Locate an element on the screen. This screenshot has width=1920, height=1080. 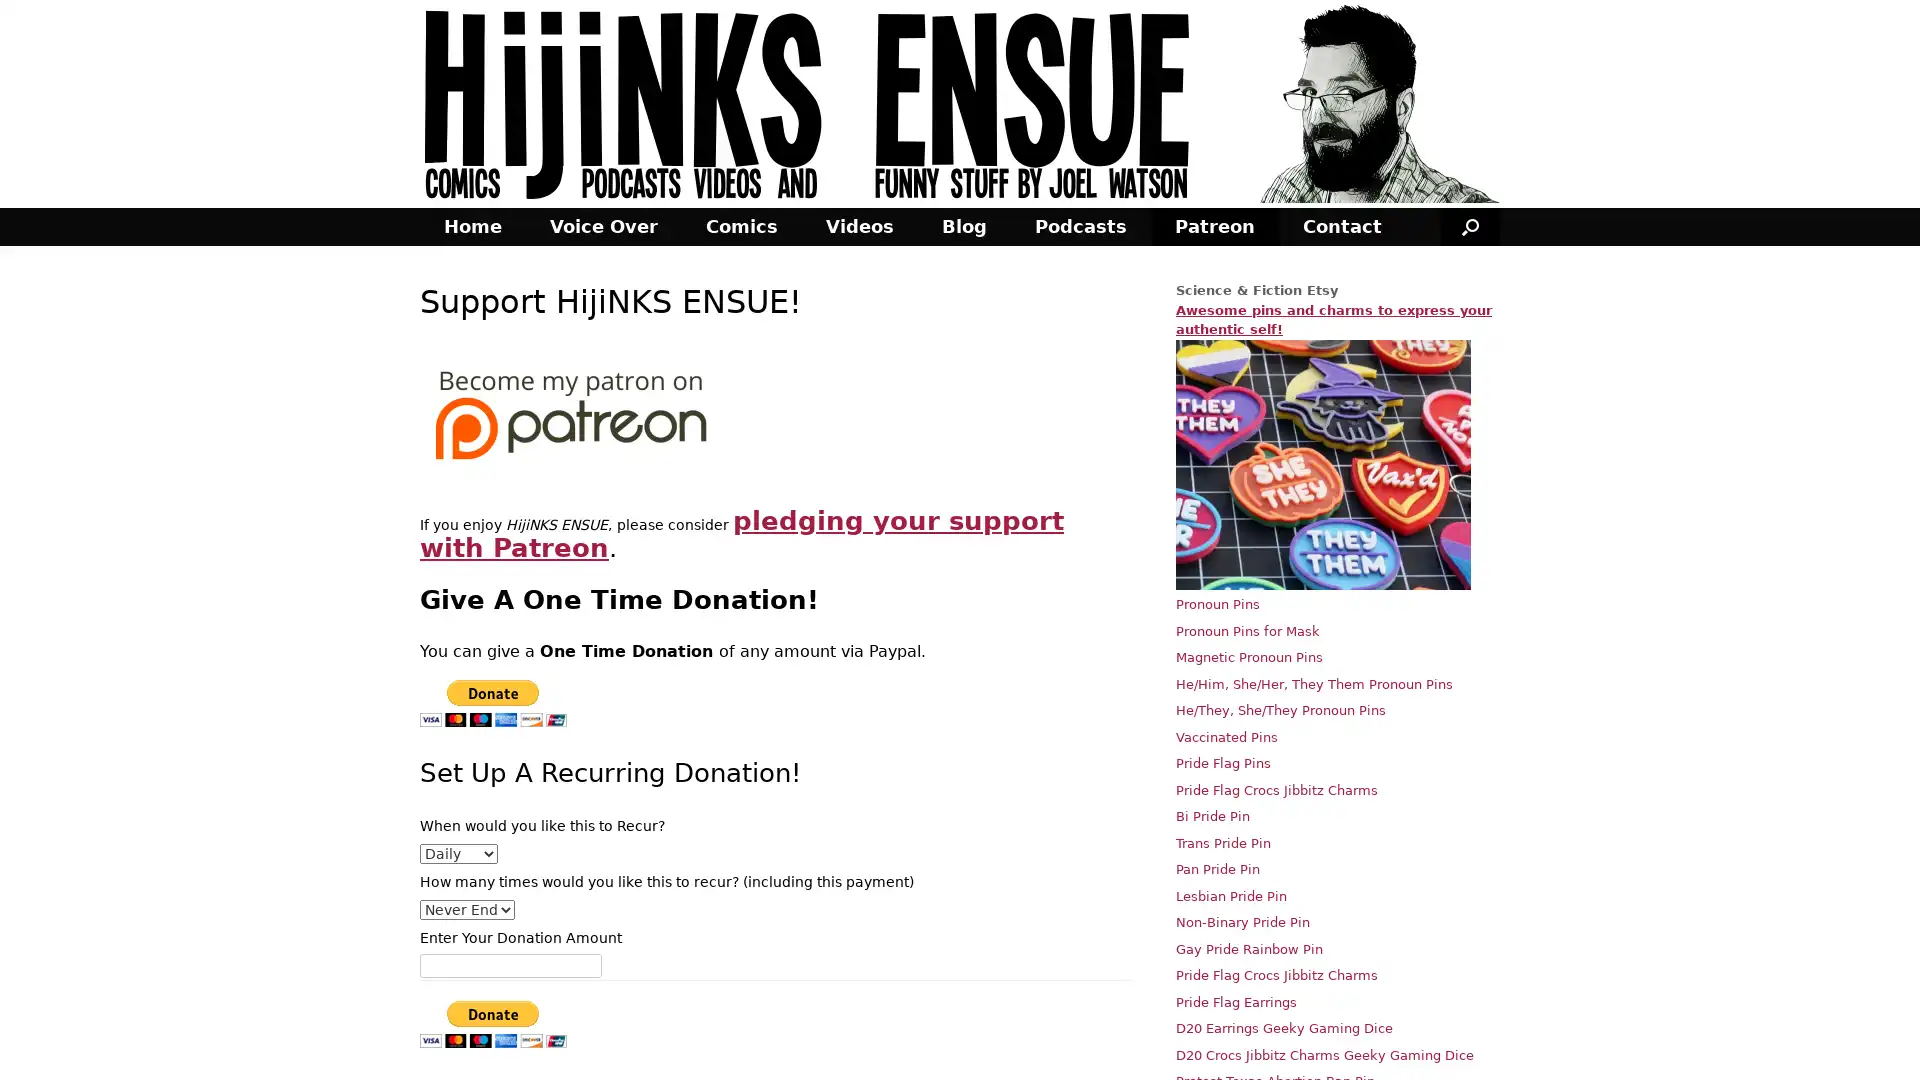
PayPal - The safer, easier way to pay online! is located at coordinates (493, 702).